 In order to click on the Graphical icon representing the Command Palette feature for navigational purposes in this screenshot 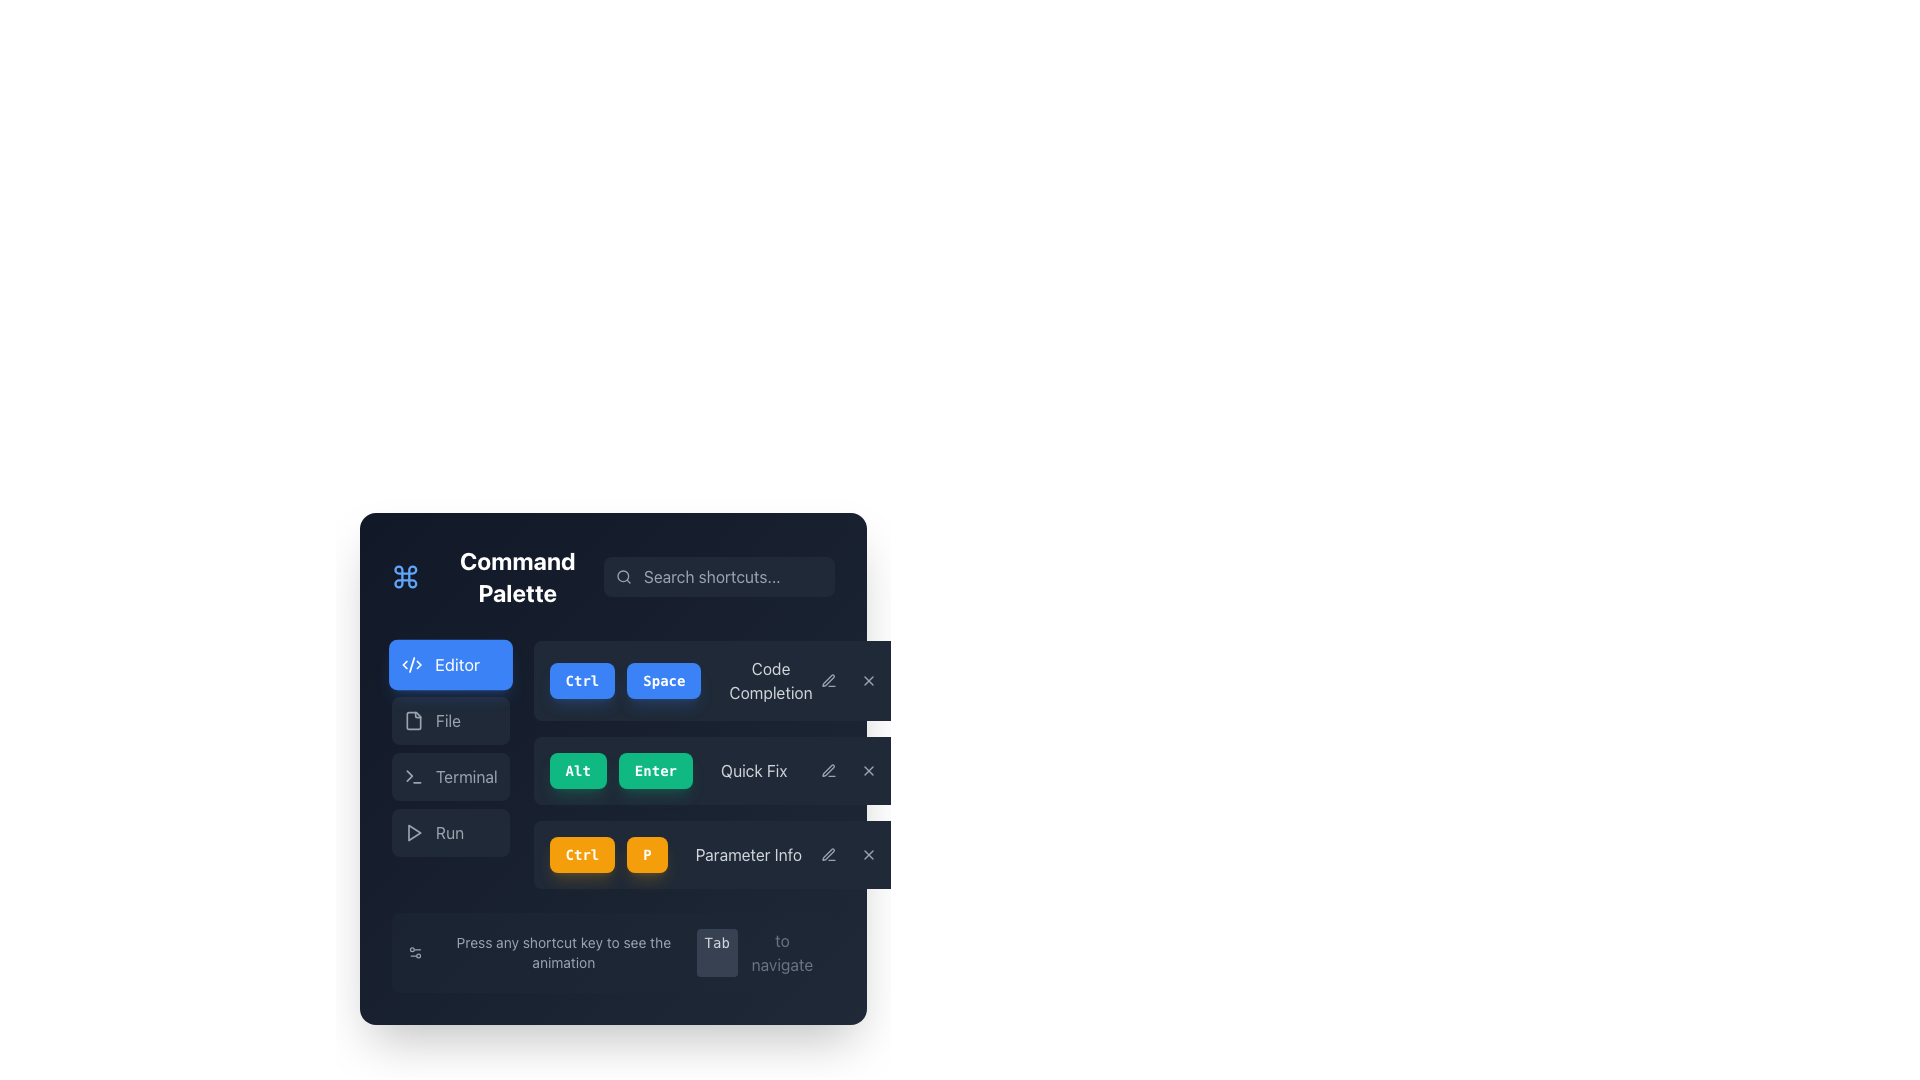, I will do `click(404, 577)`.